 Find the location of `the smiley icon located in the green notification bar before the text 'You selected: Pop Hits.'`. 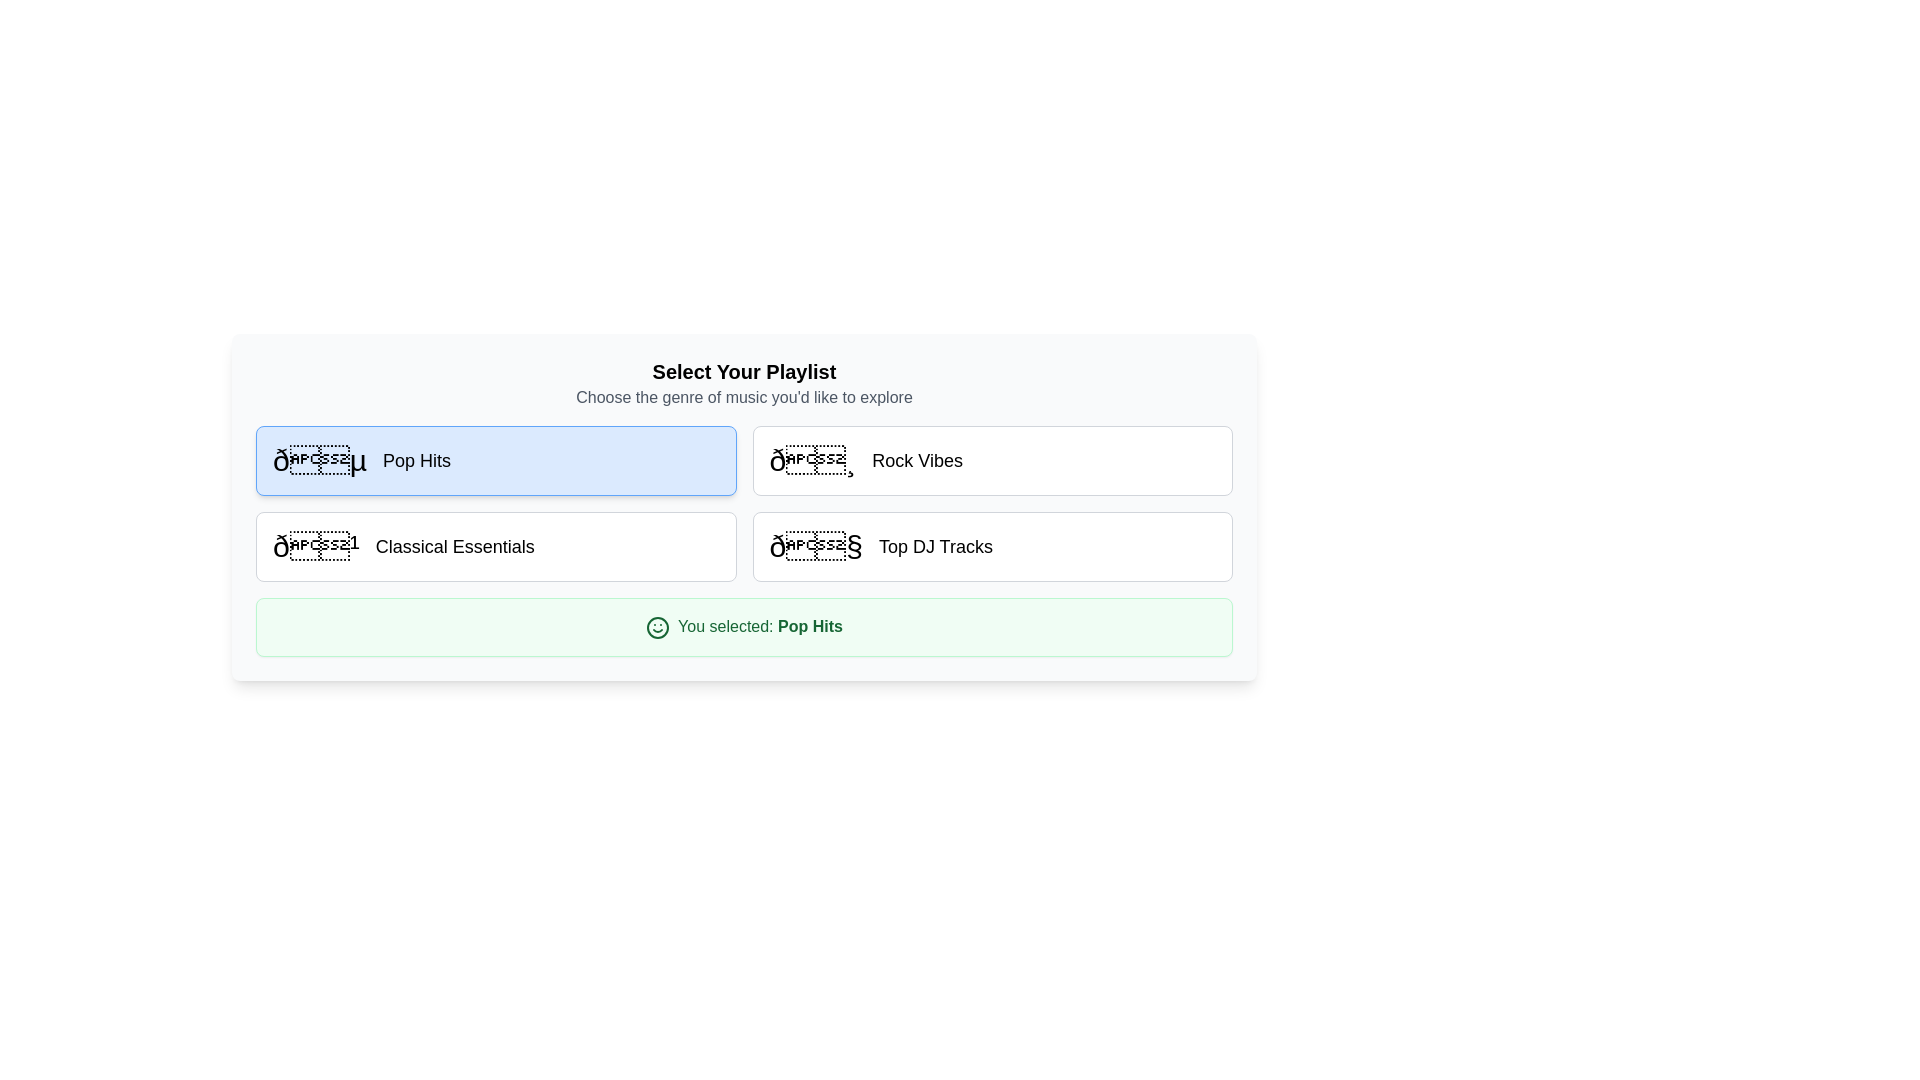

the smiley icon located in the green notification bar before the text 'You selected: Pop Hits.' is located at coordinates (657, 626).